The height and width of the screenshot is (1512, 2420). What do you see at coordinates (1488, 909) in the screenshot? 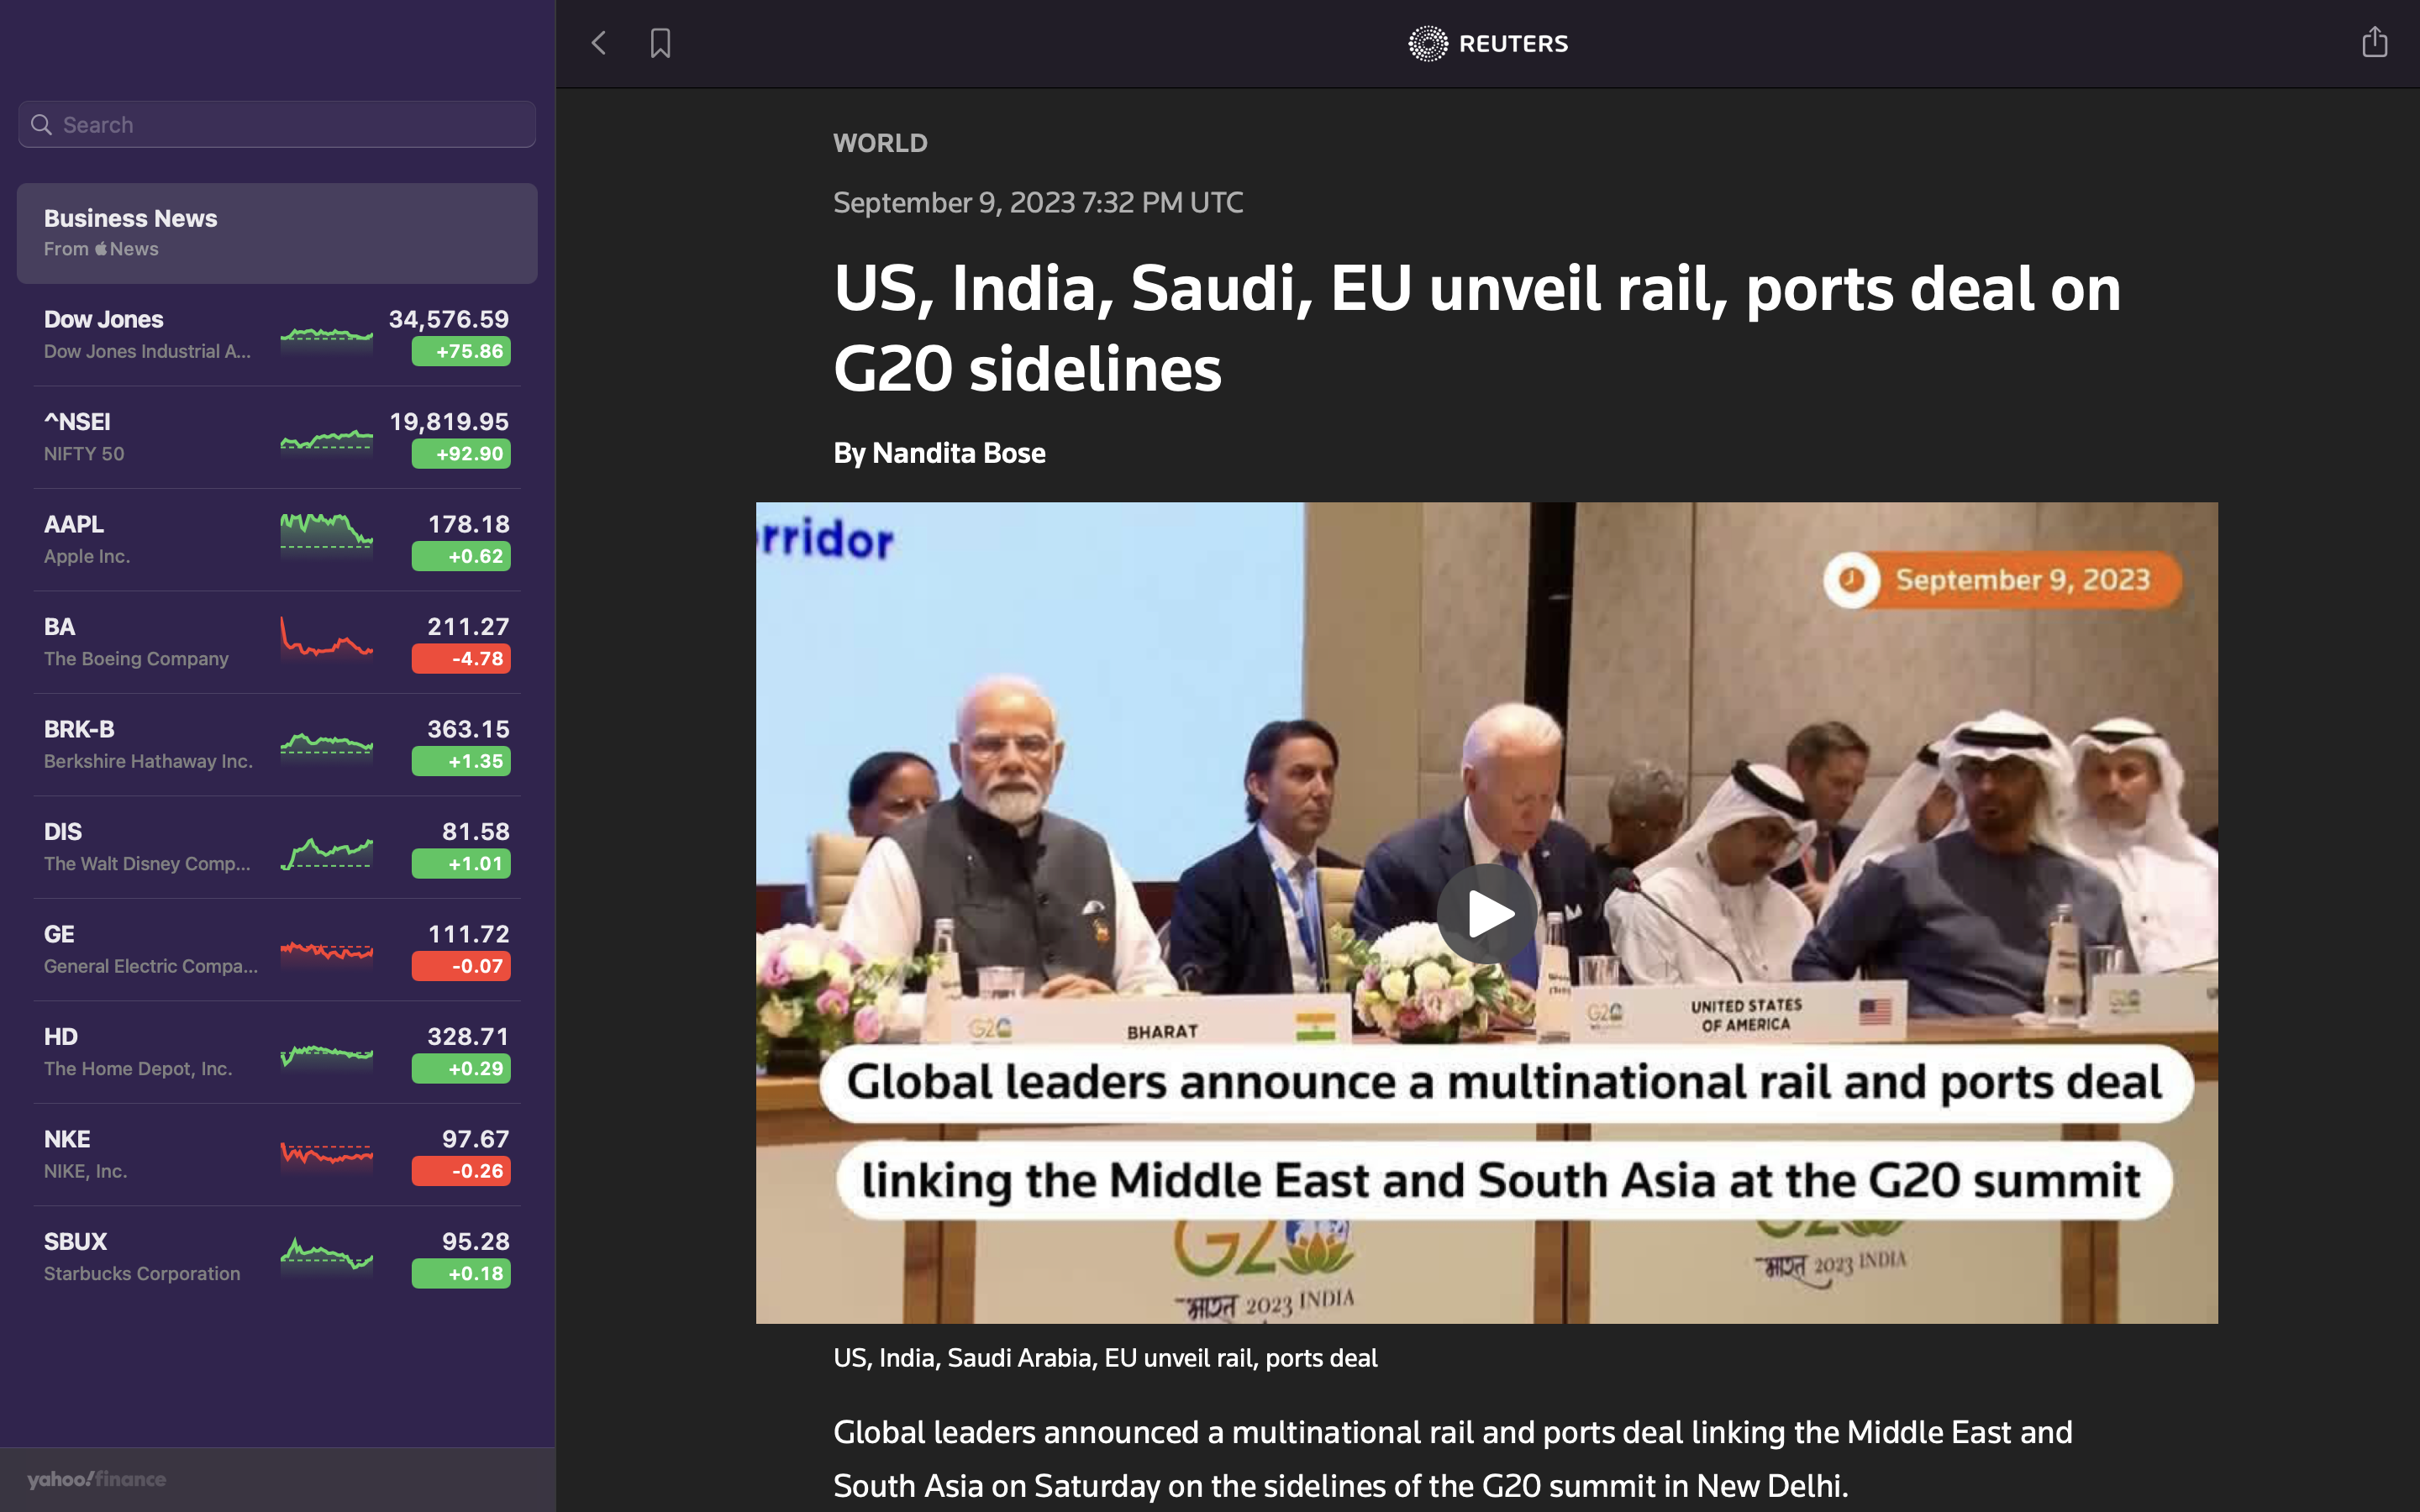
I see `Play the previous video in the news section` at bounding box center [1488, 909].